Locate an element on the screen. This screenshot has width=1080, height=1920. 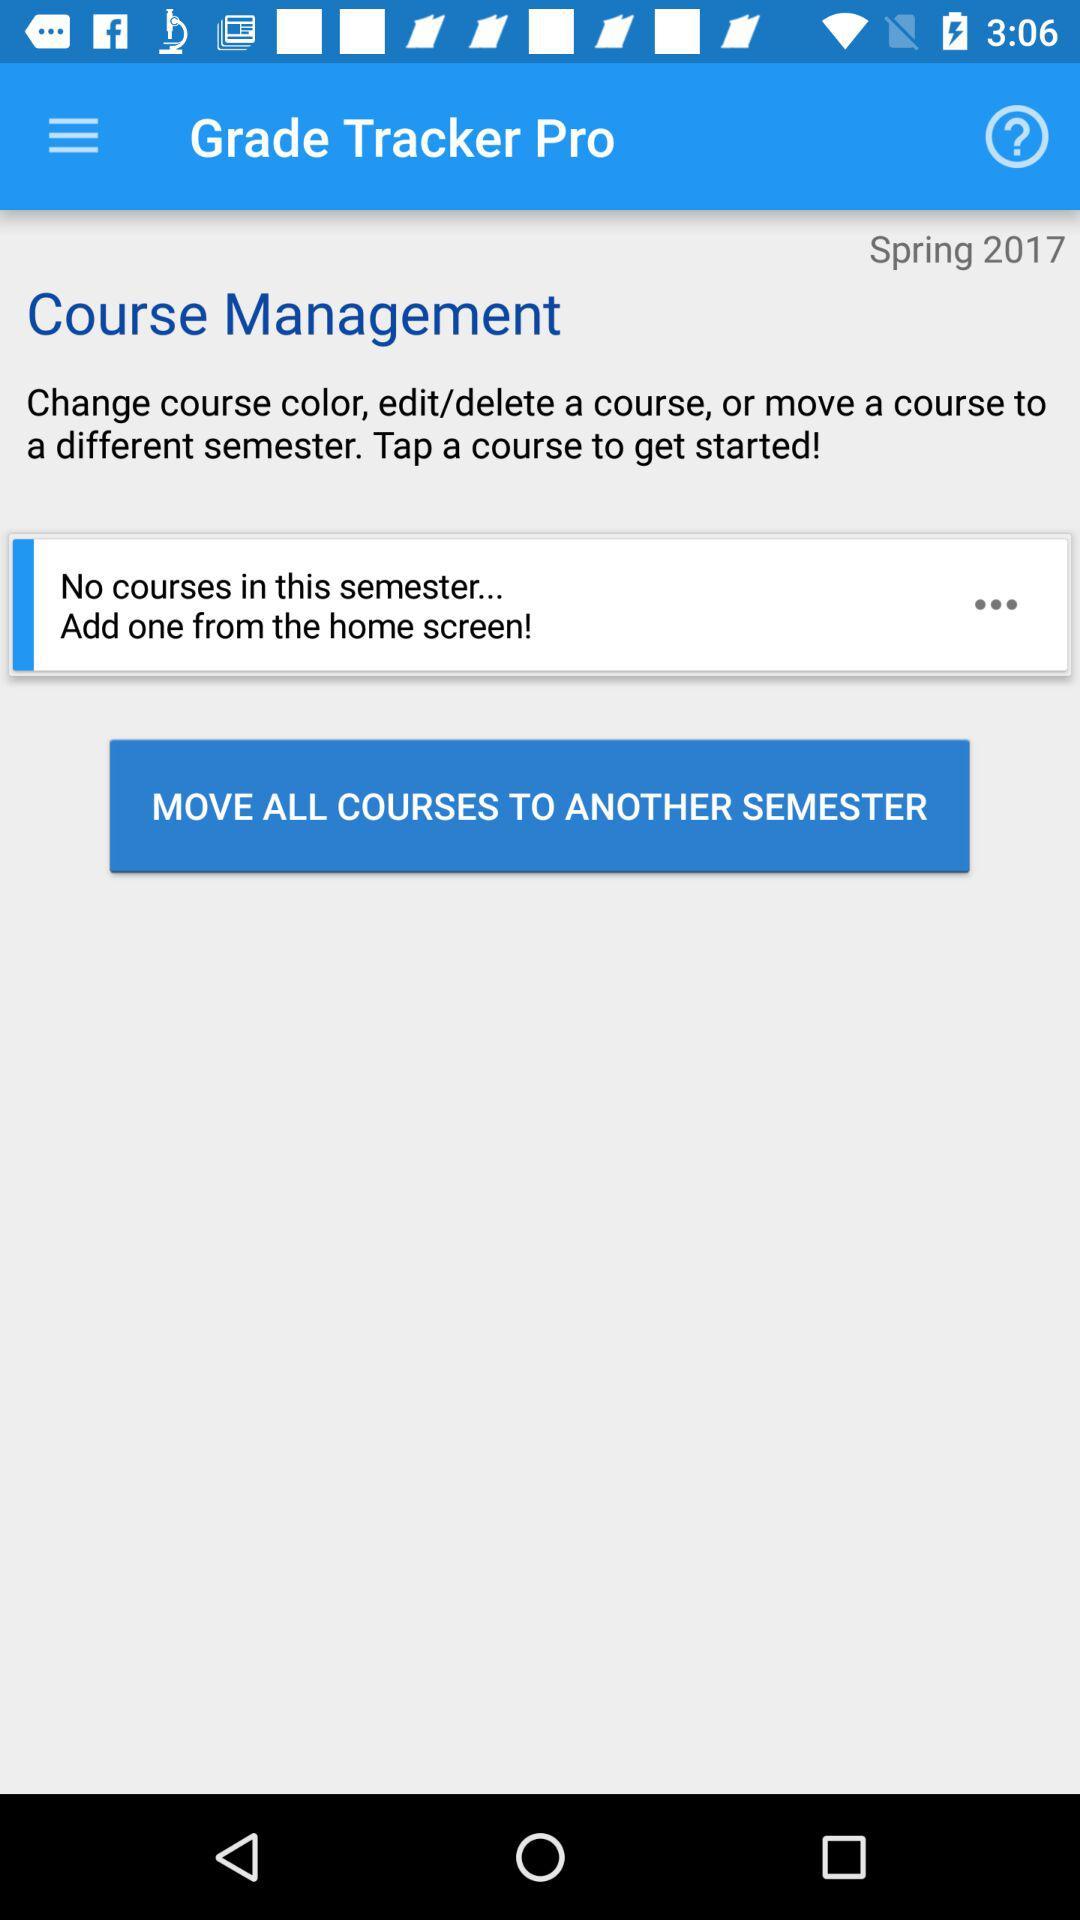
icon at the center is located at coordinates (538, 805).